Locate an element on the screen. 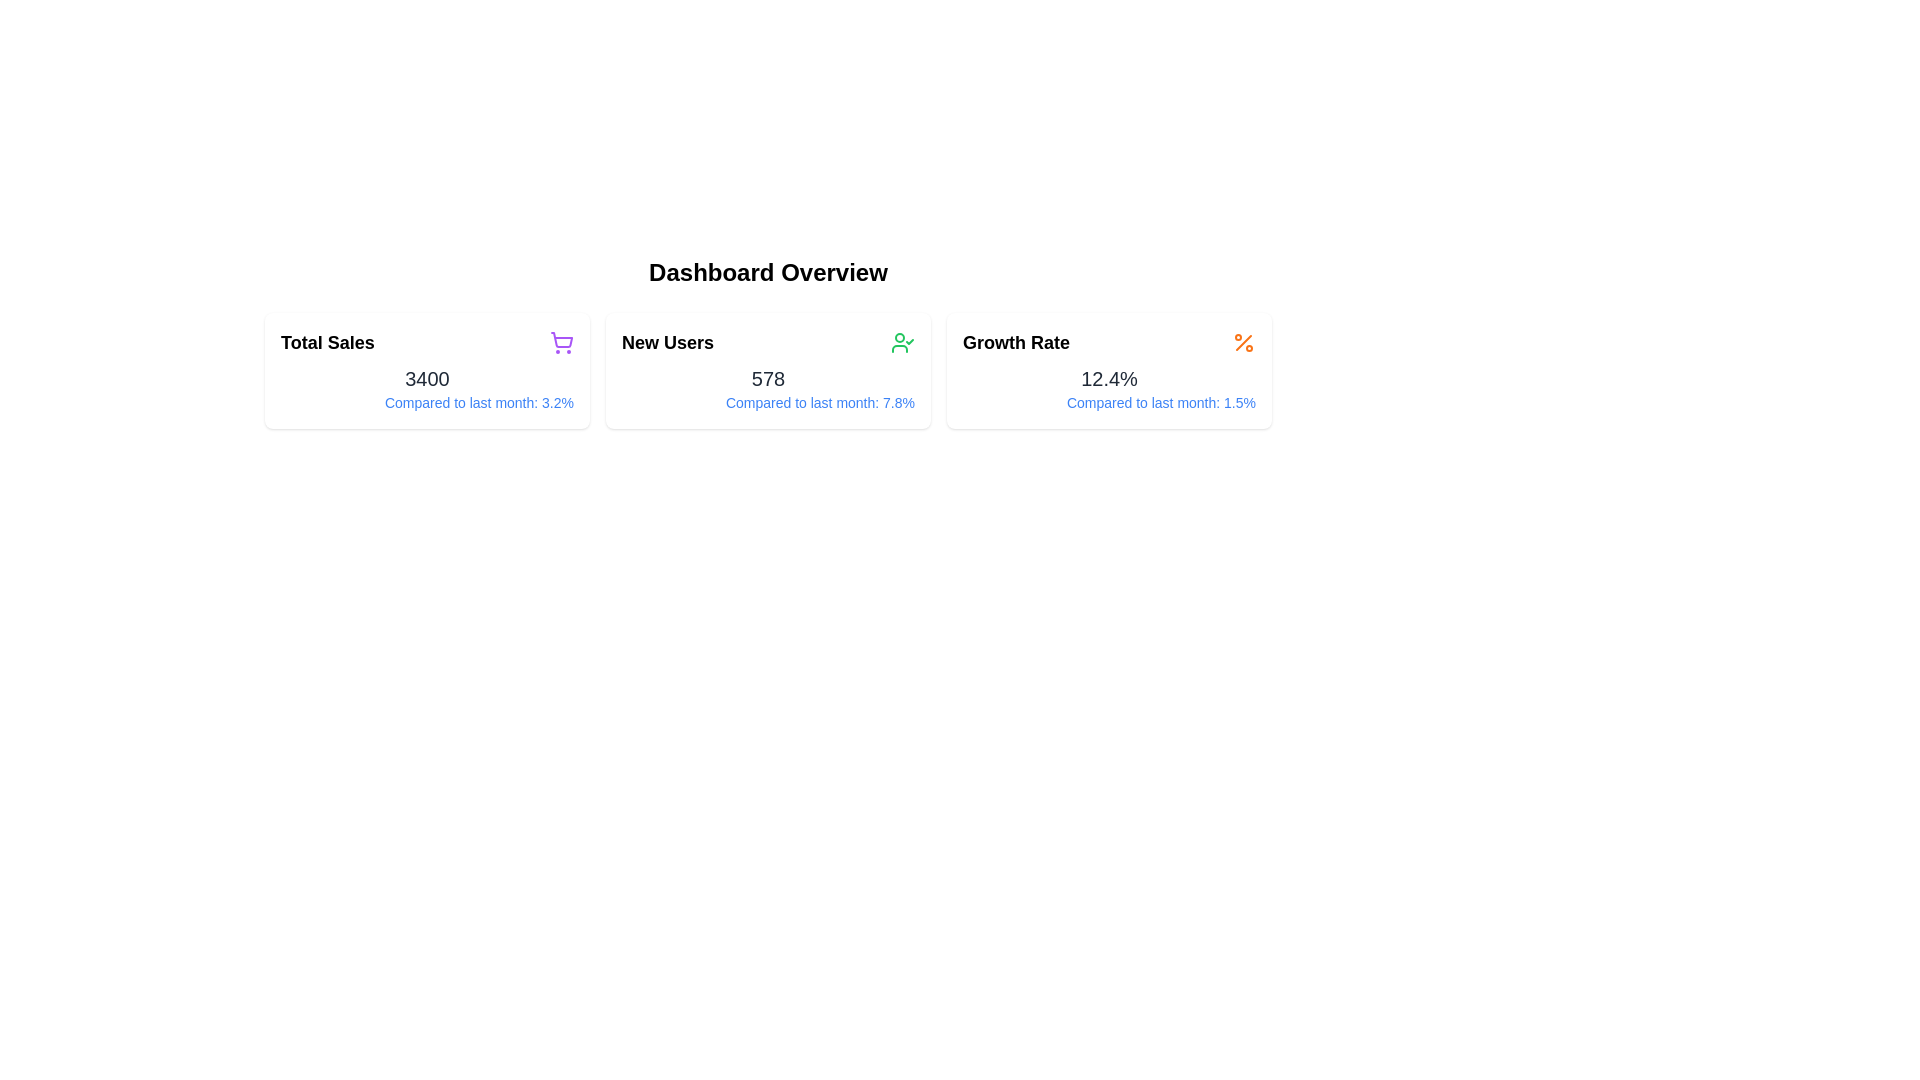 This screenshot has height=1080, width=1920. the text label indicating the number of new users, which is located in the center of the 'New Users' panel, positioned below the panel label and above the smaller text about last month's comparison is located at coordinates (767, 378).